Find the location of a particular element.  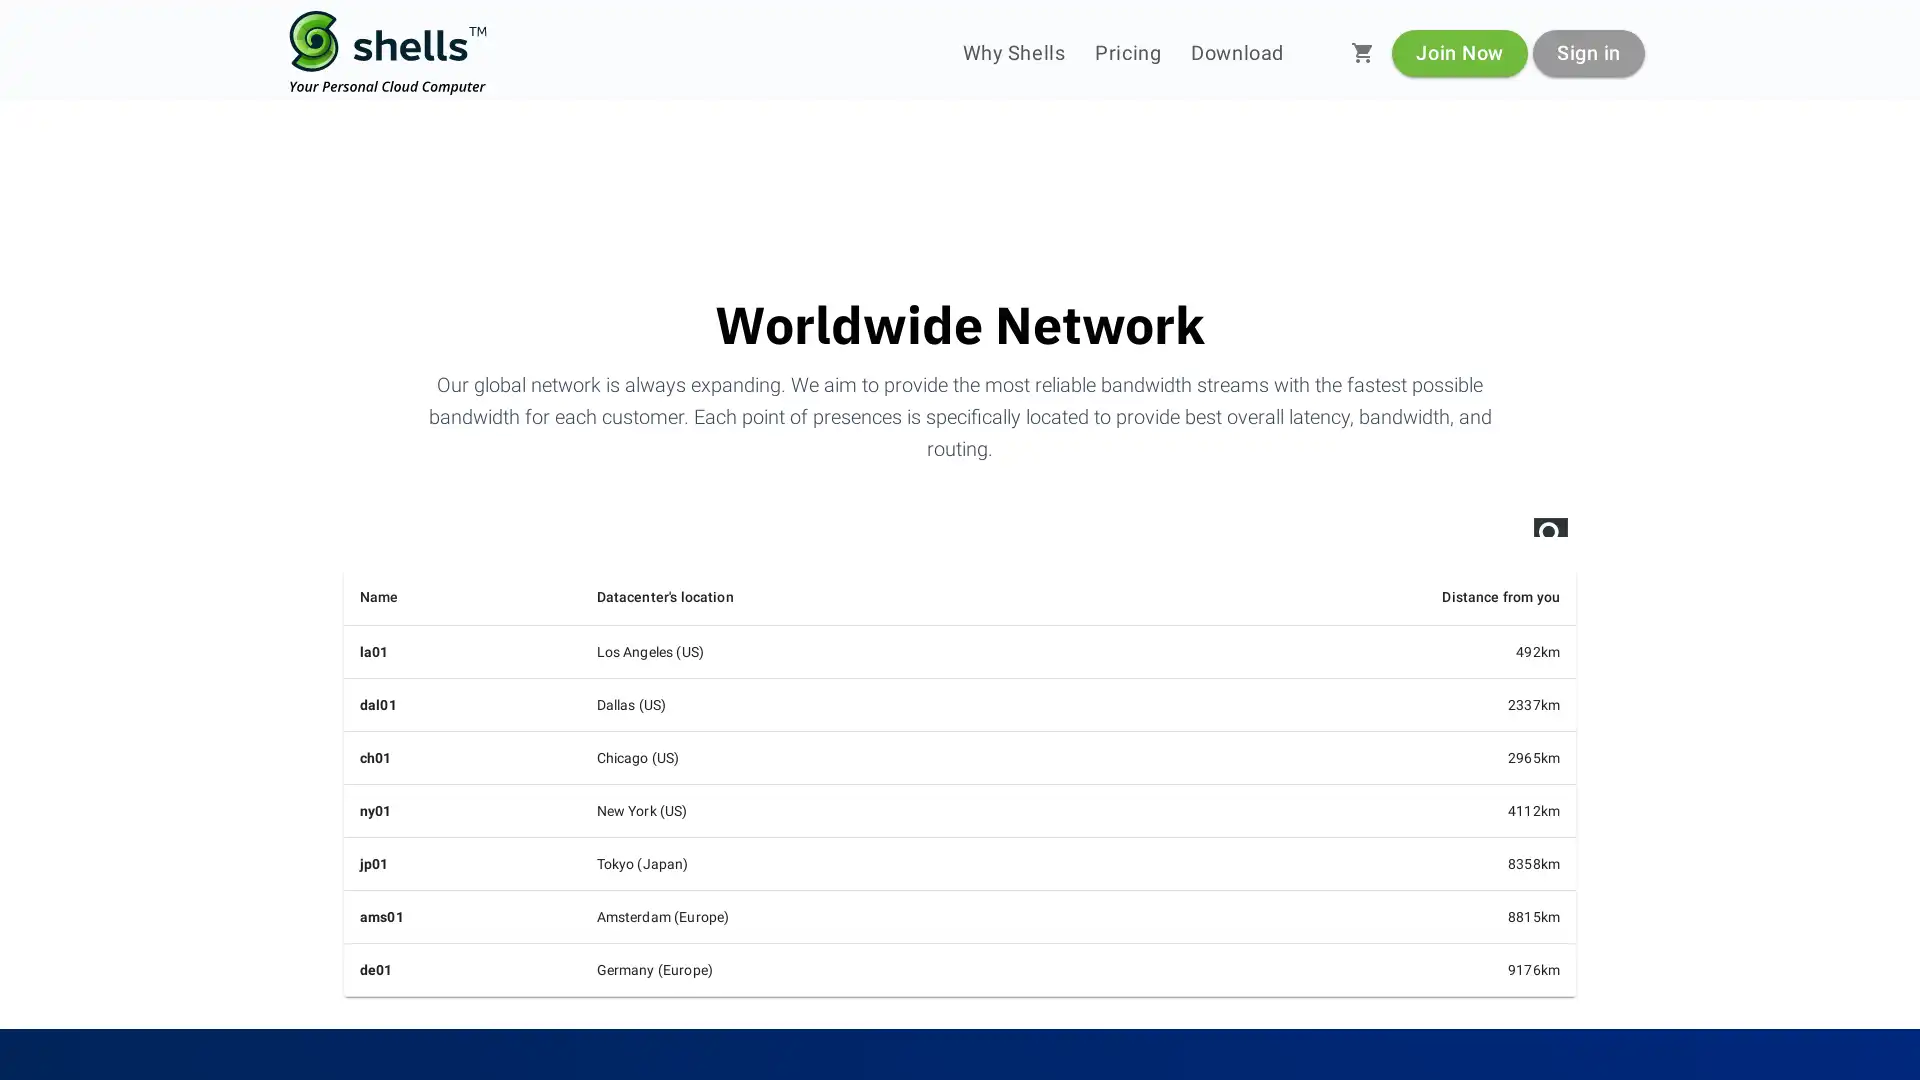

cart is located at coordinates (1362, 52).